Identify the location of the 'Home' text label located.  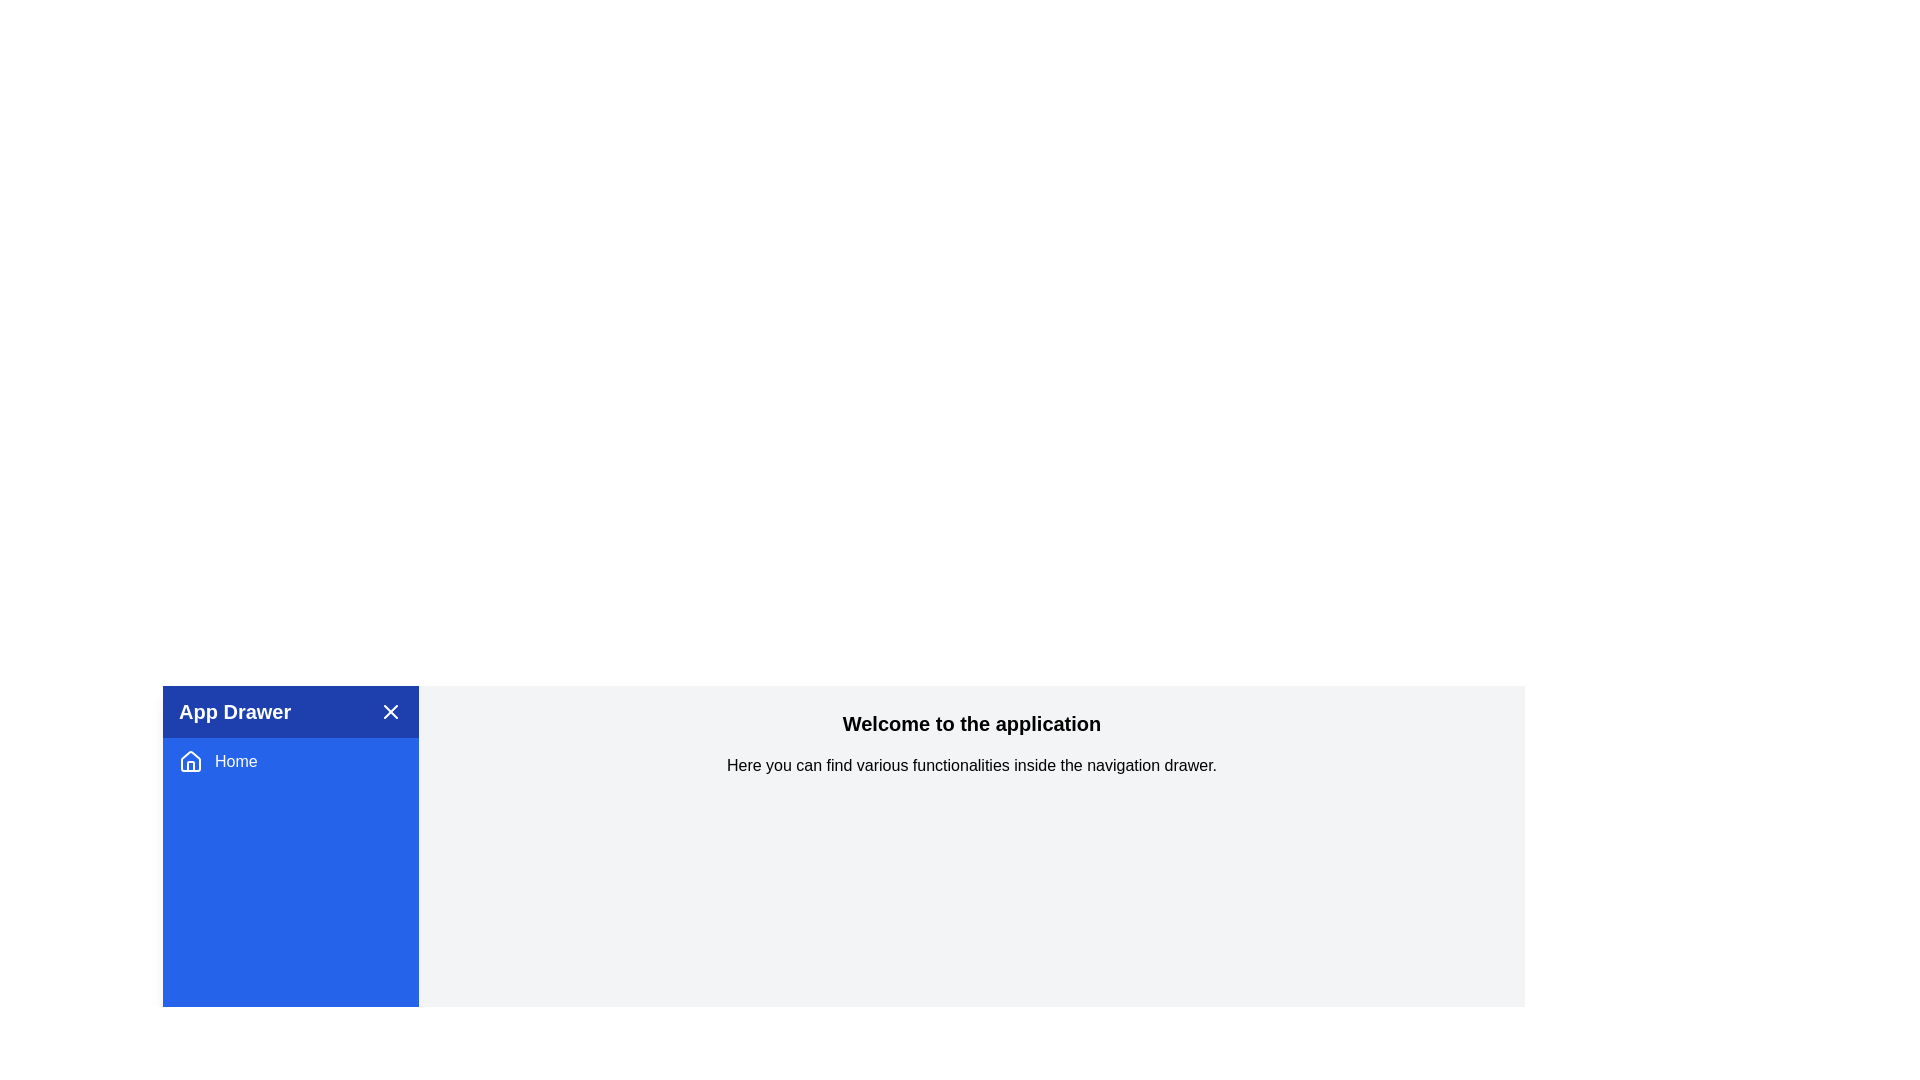
(236, 762).